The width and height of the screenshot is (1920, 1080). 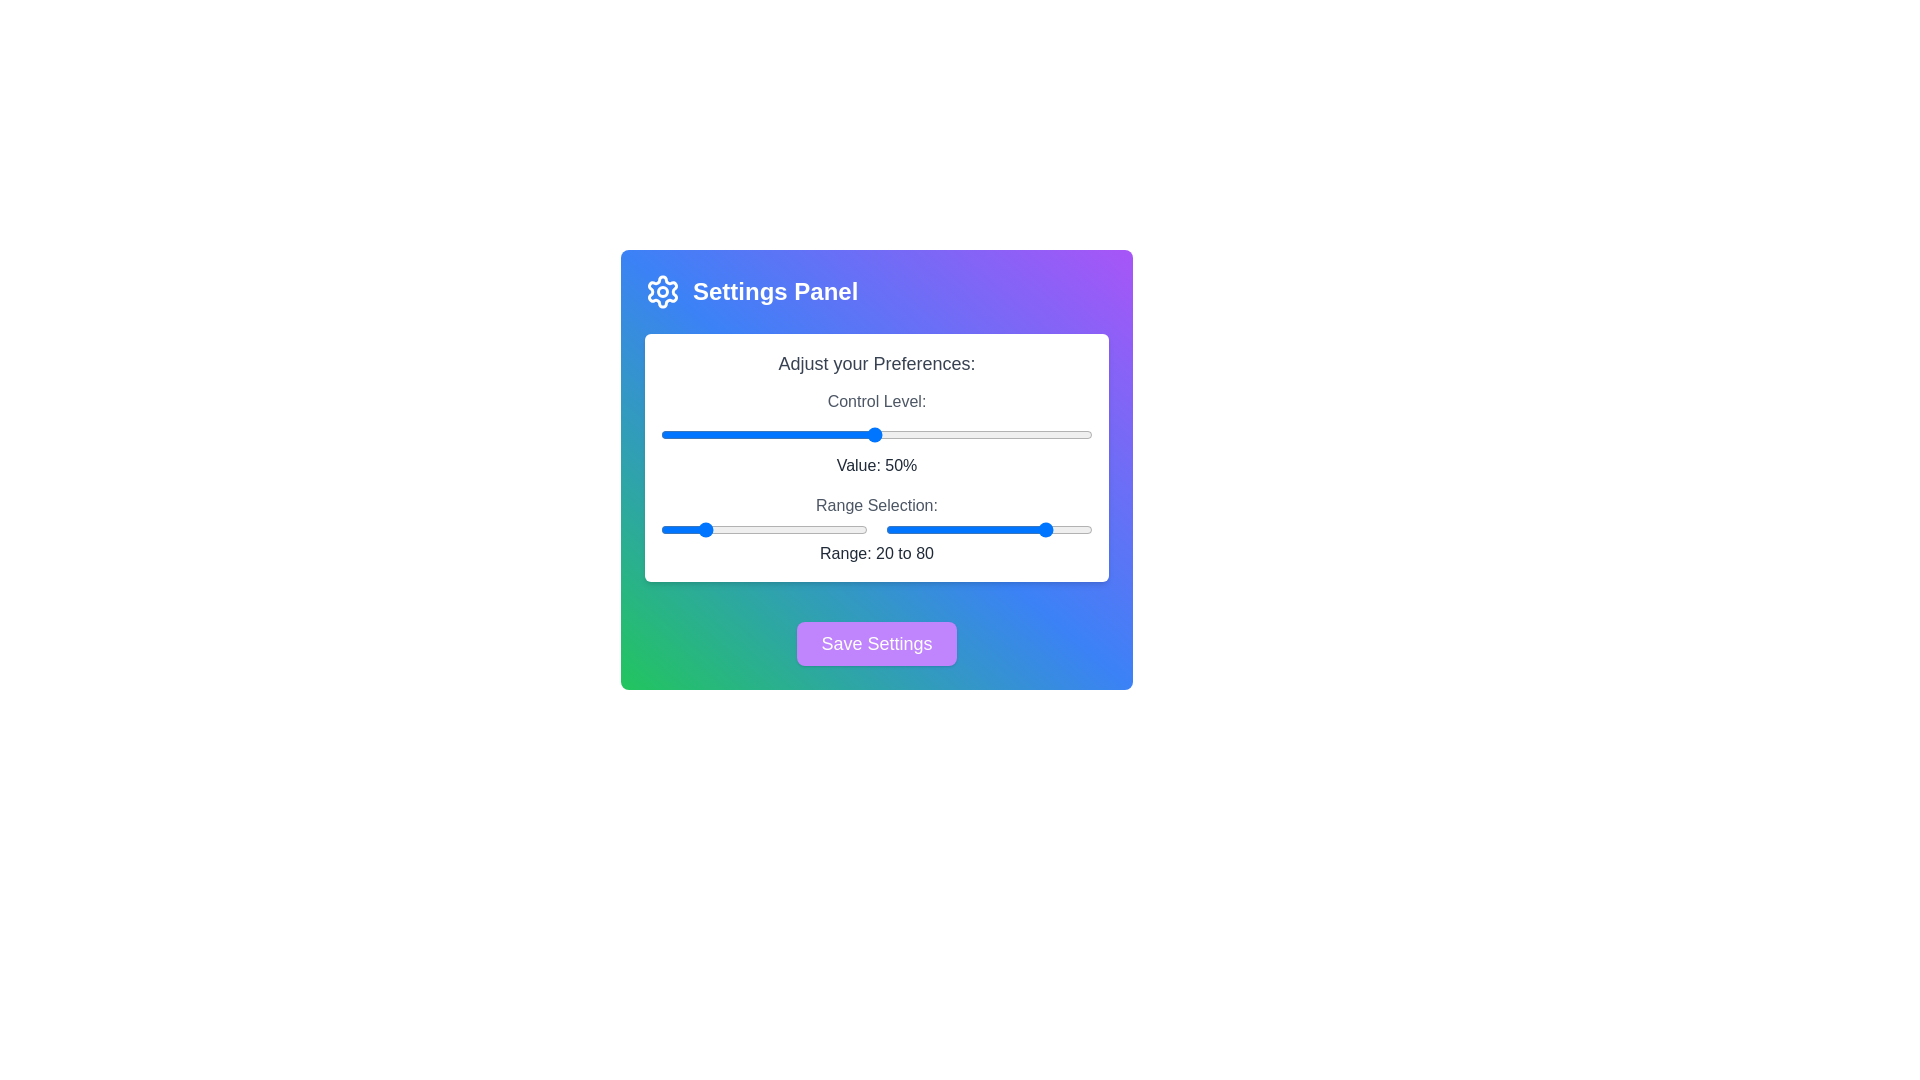 What do you see at coordinates (1070, 528) in the screenshot?
I see `the slider` at bounding box center [1070, 528].